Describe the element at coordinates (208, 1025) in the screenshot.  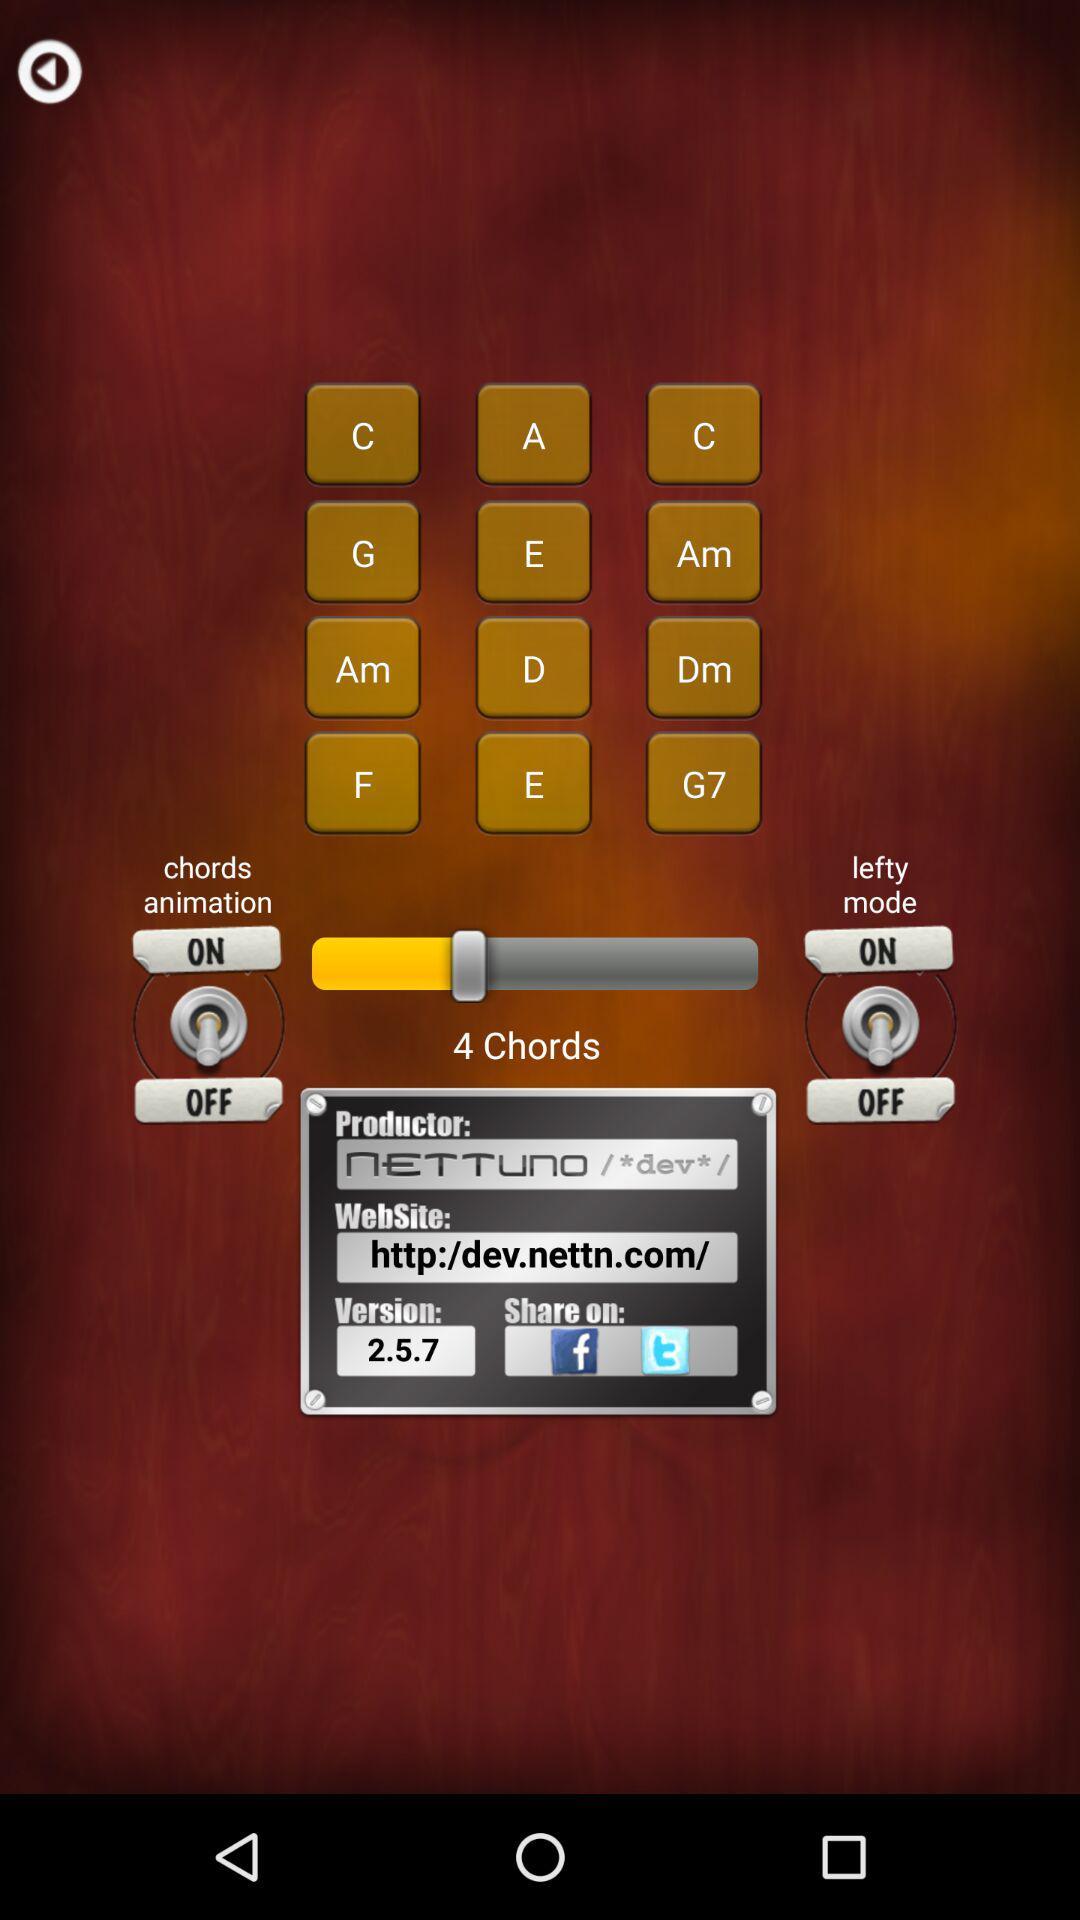
I see `item above http dev nettn item` at that location.